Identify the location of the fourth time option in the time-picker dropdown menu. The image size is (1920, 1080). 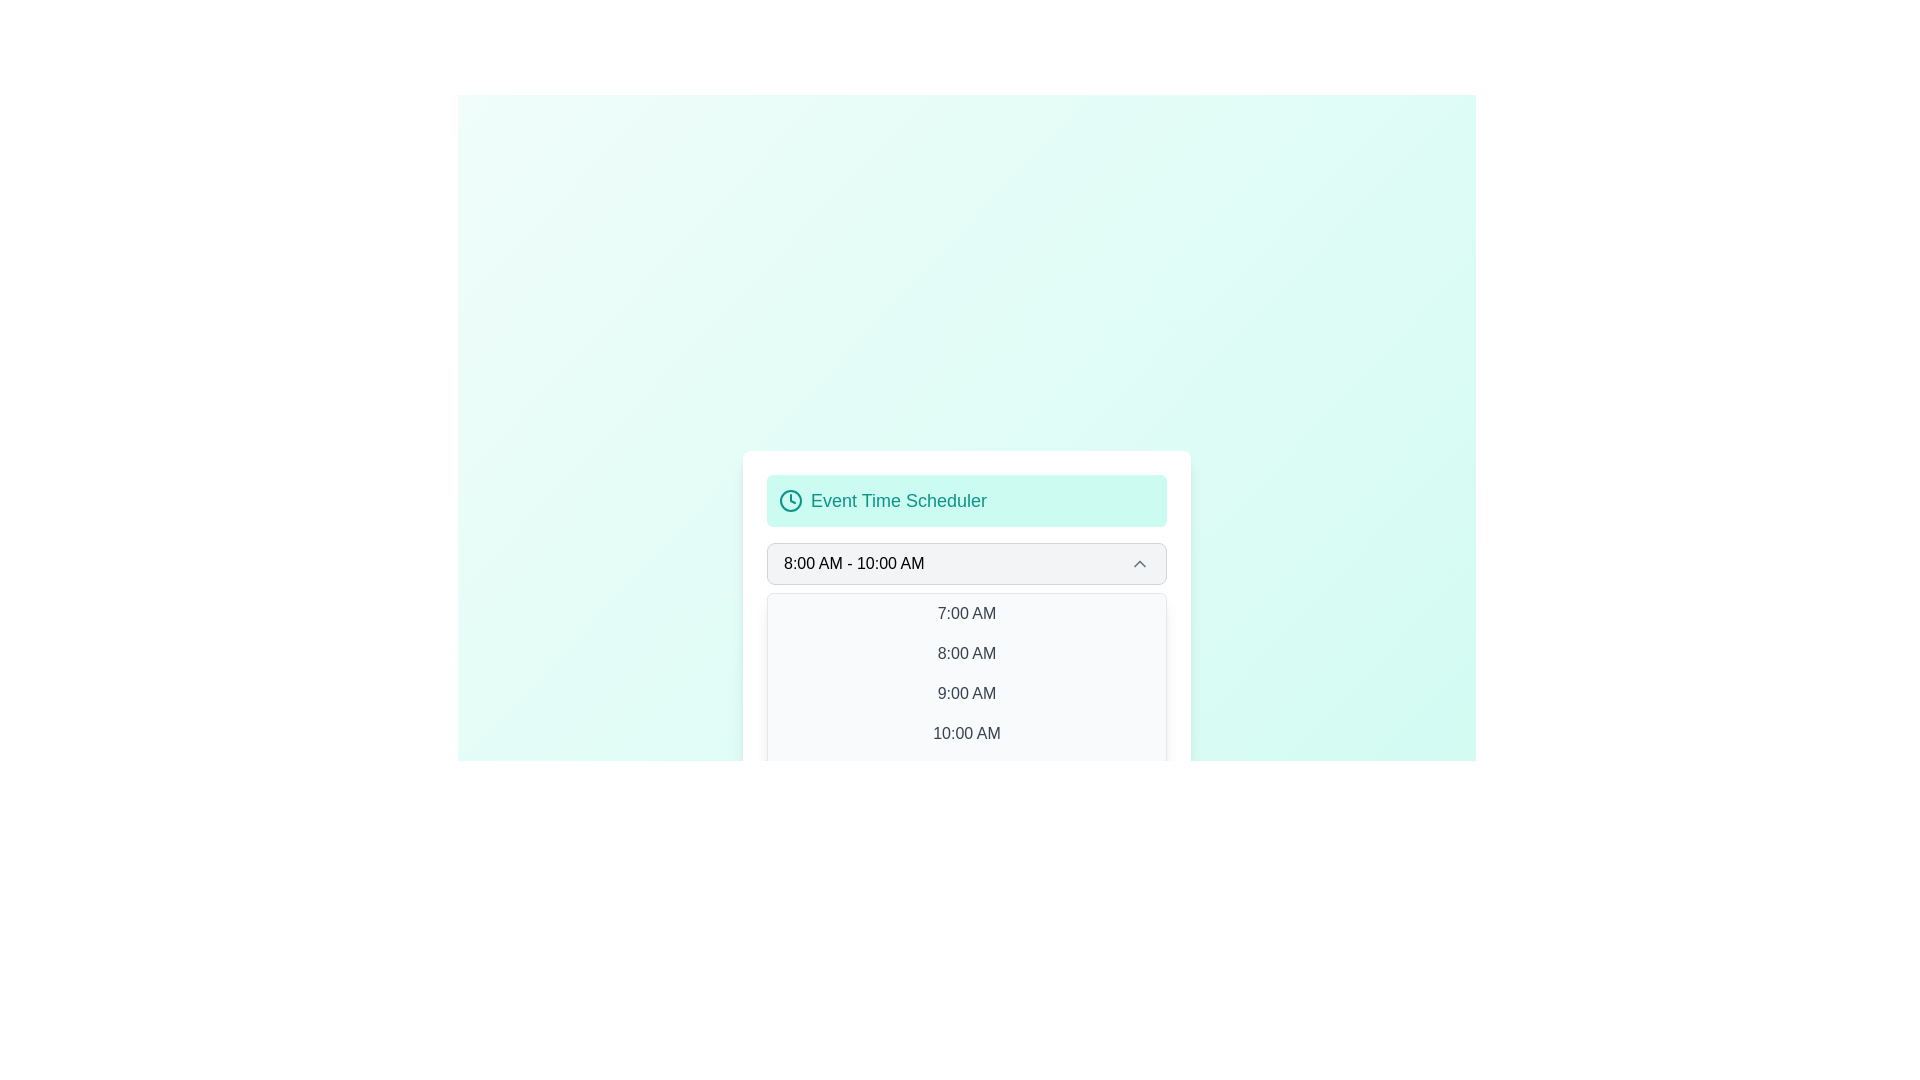
(966, 733).